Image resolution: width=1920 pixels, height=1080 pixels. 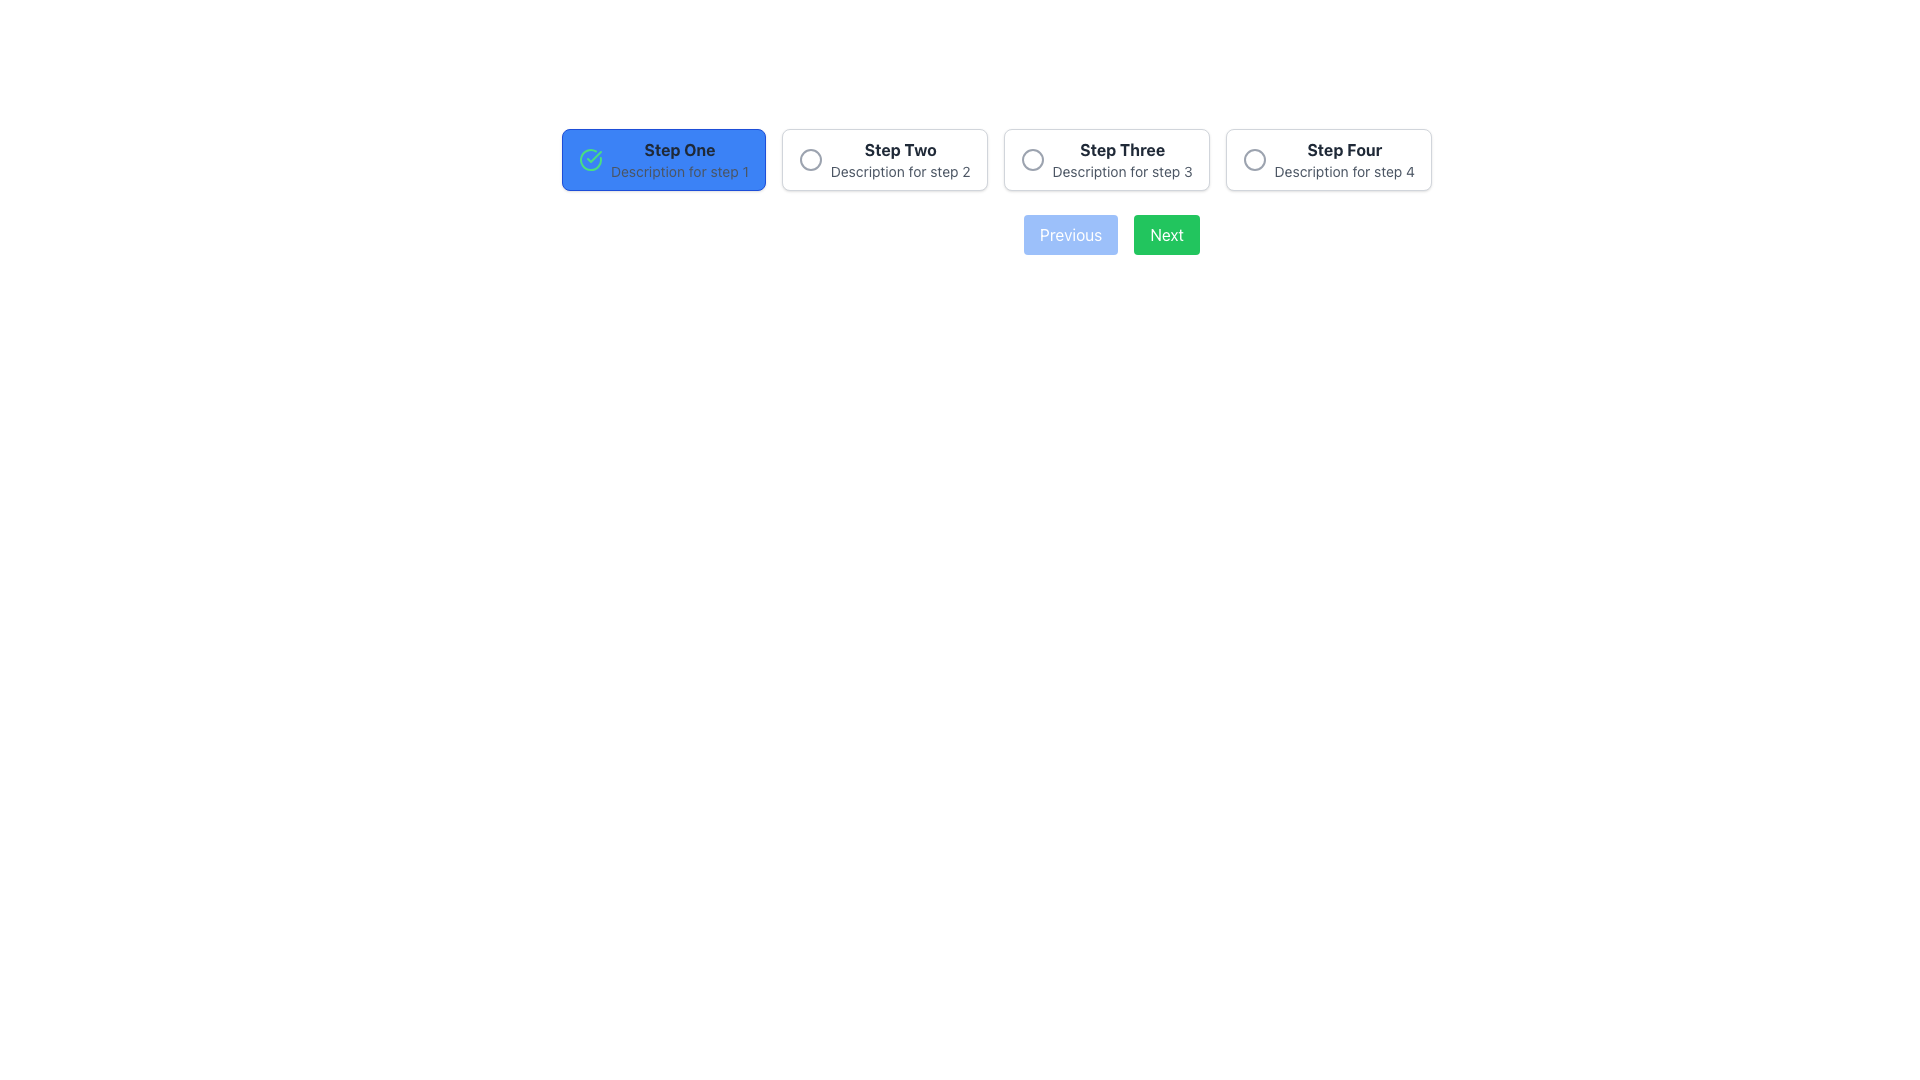 What do you see at coordinates (1111, 158) in the screenshot?
I see `the third step of the Multi-step process indicator labeled 'Step Three' located at the top center of the interface` at bounding box center [1111, 158].